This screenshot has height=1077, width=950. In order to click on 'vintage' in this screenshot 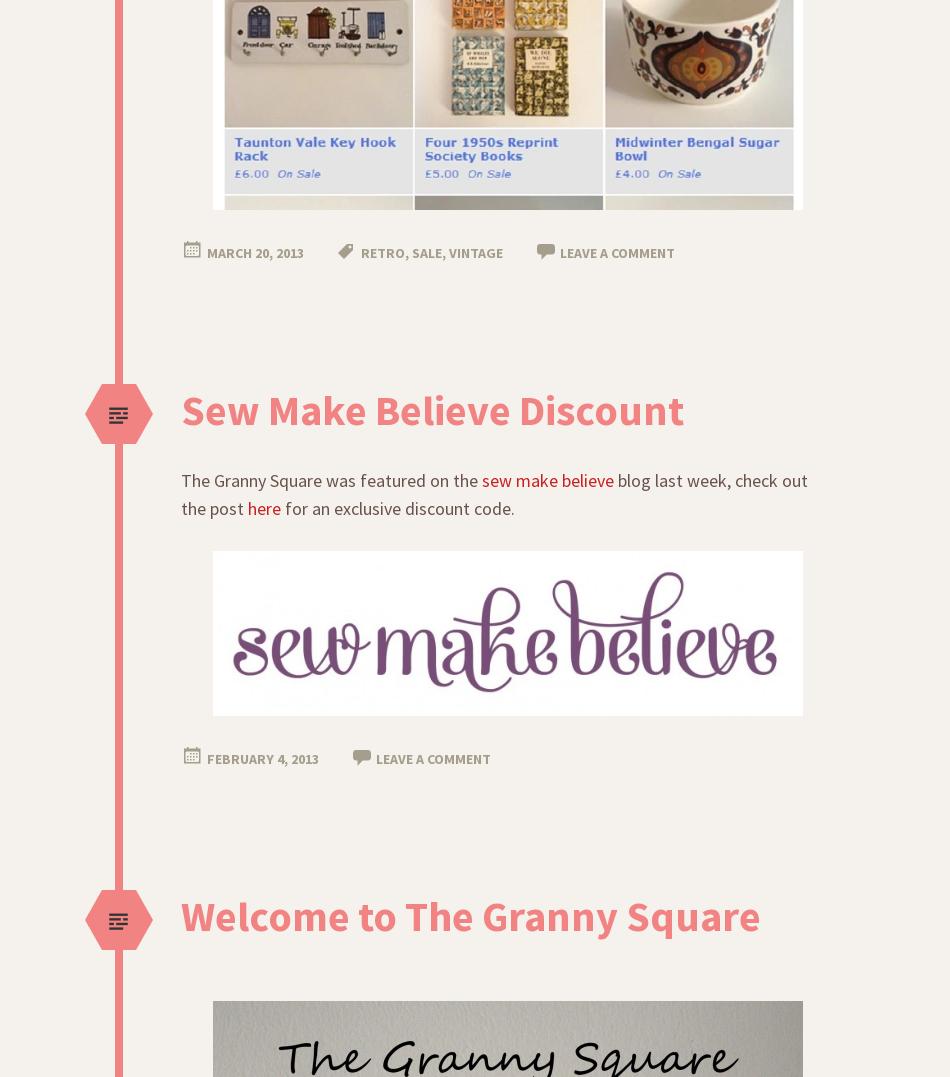, I will do `click(476, 251)`.